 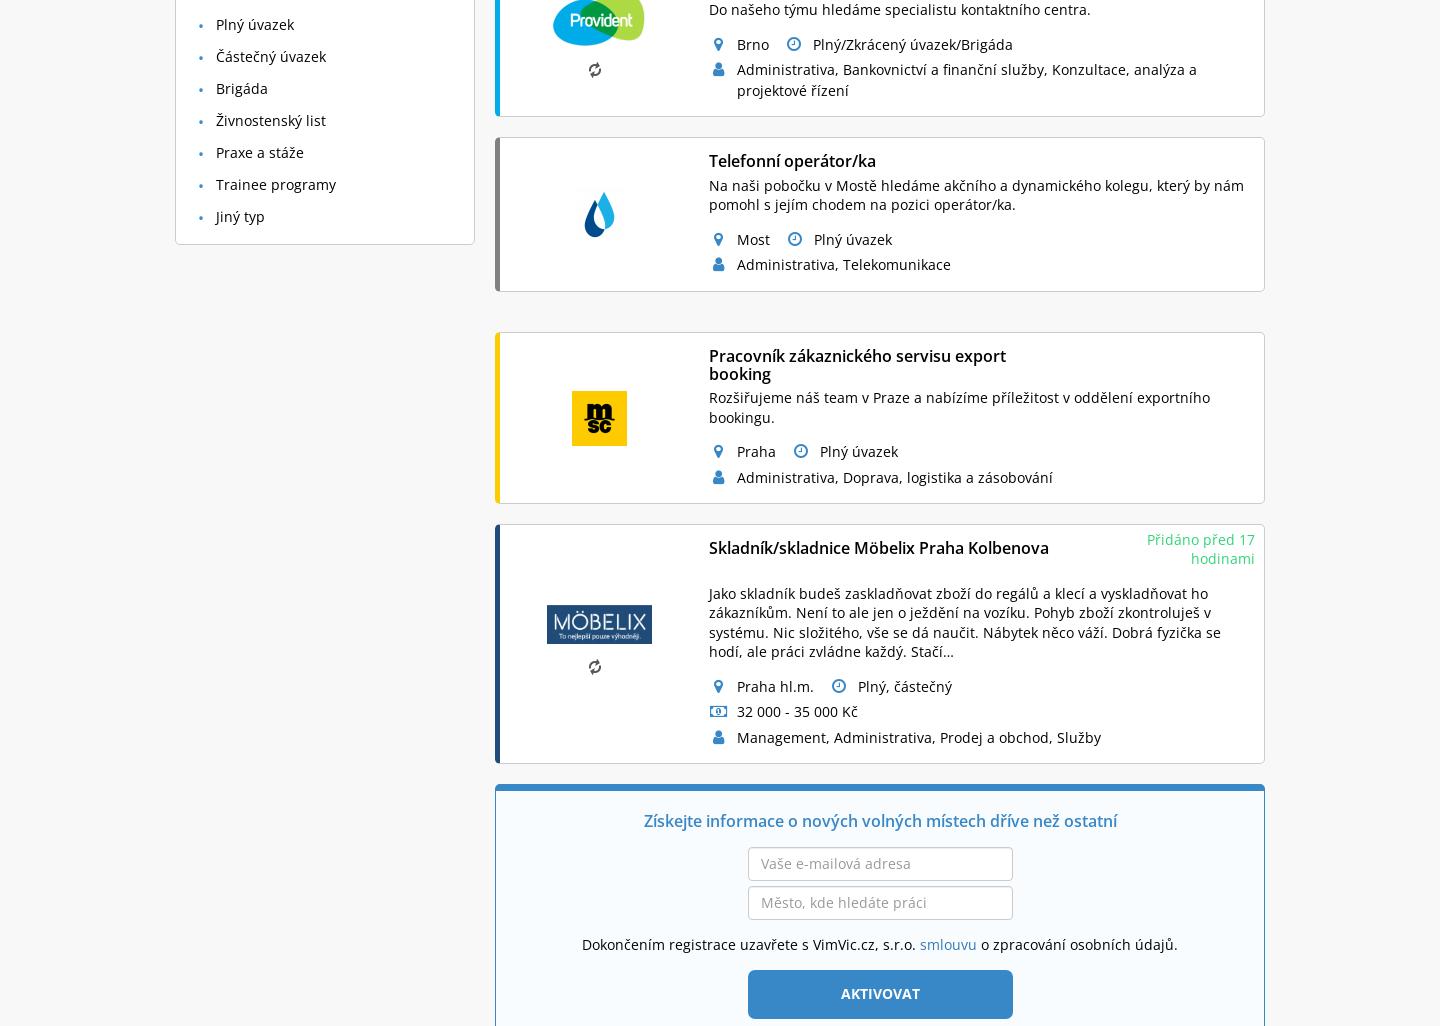 I want to click on 'Rozšiřujeme náš team v Praze a nabízíme příležitost v oddělení exportního bookingu.', so click(x=958, y=406).